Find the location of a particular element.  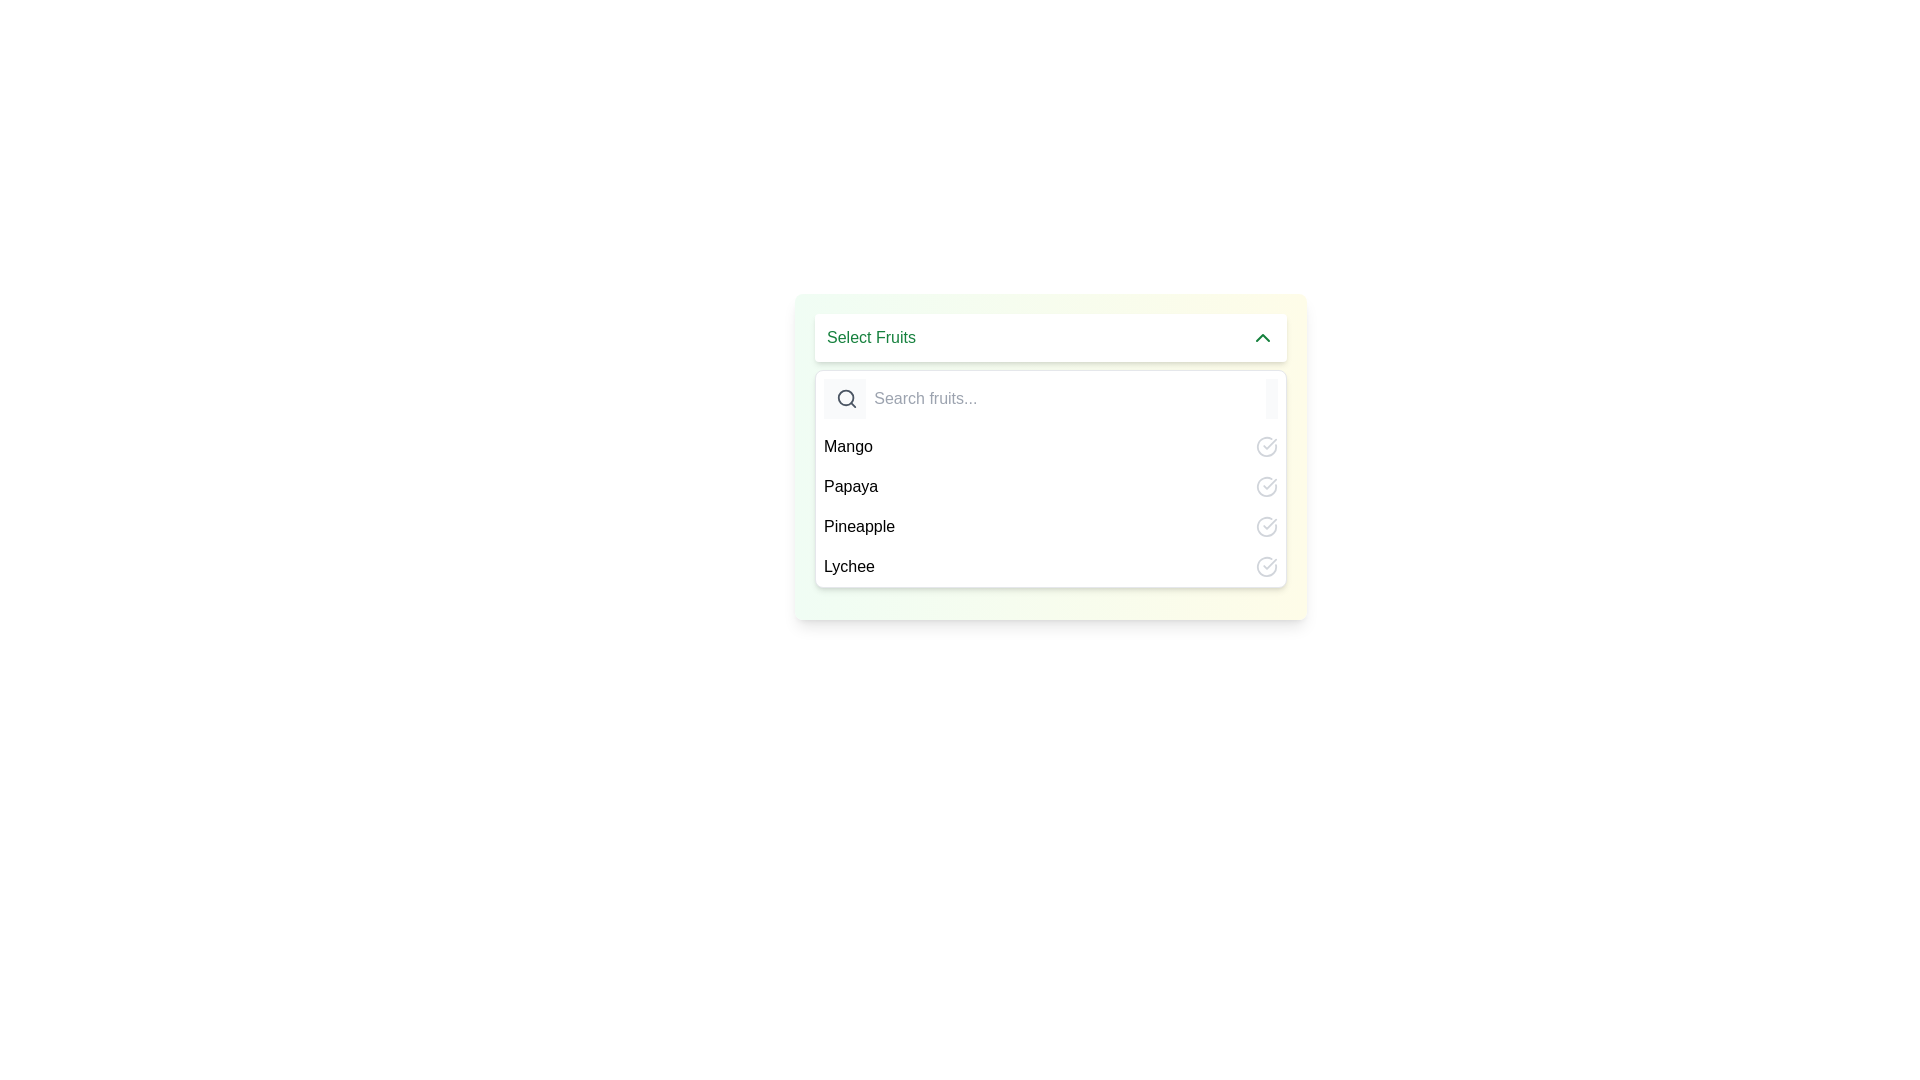

the text label displaying 'Lychee' which is the fourth item in a selectable list, styled with black text on a white background is located at coordinates (849, 567).